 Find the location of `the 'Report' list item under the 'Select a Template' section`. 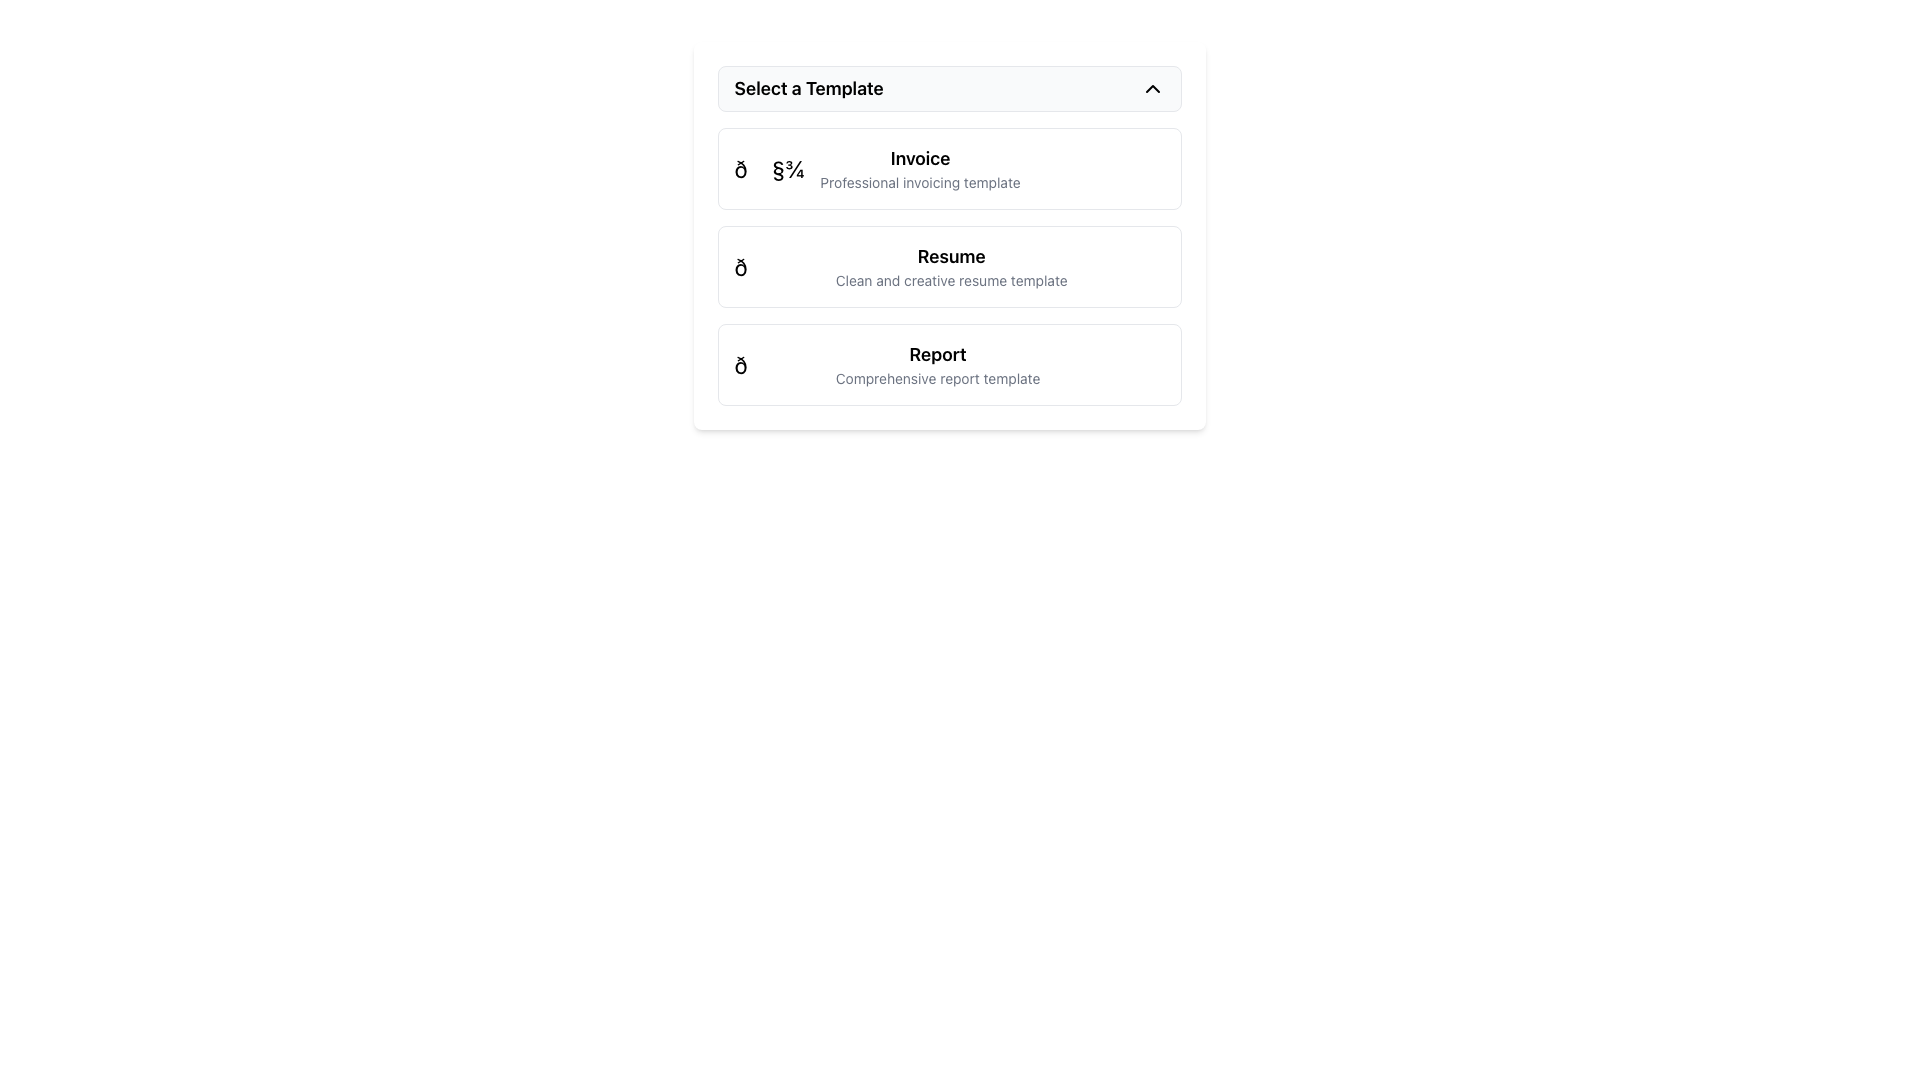

the 'Report' list item under the 'Select a Template' section is located at coordinates (886, 365).